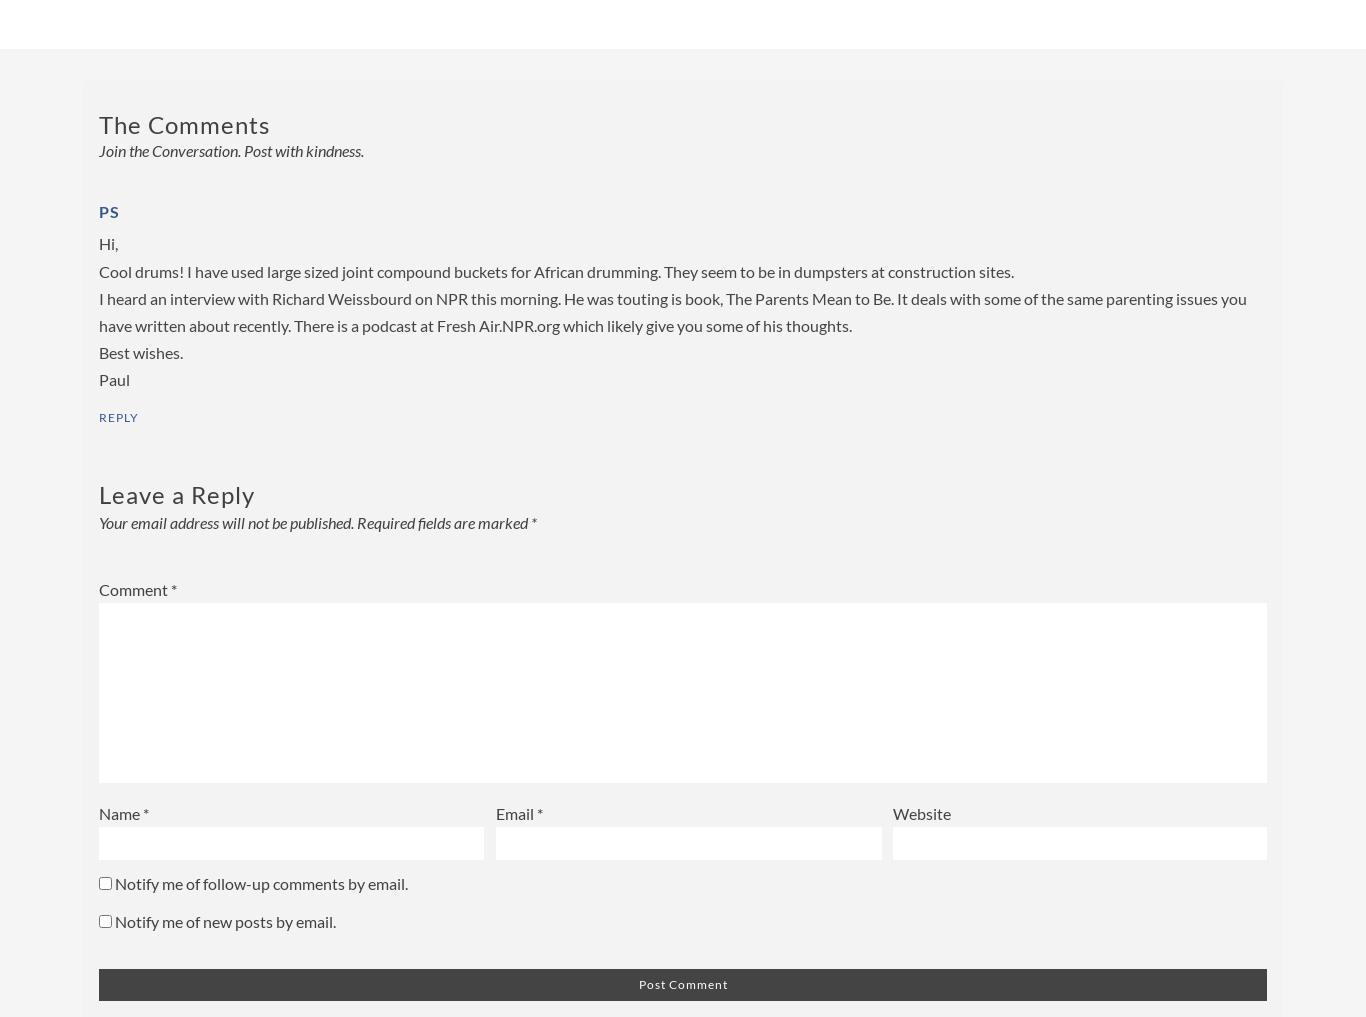 Image resolution: width=1366 pixels, height=1017 pixels. What do you see at coordinates (120, 812) in the screenshot?
I see `'Name'` at bounding box center [120, 812].